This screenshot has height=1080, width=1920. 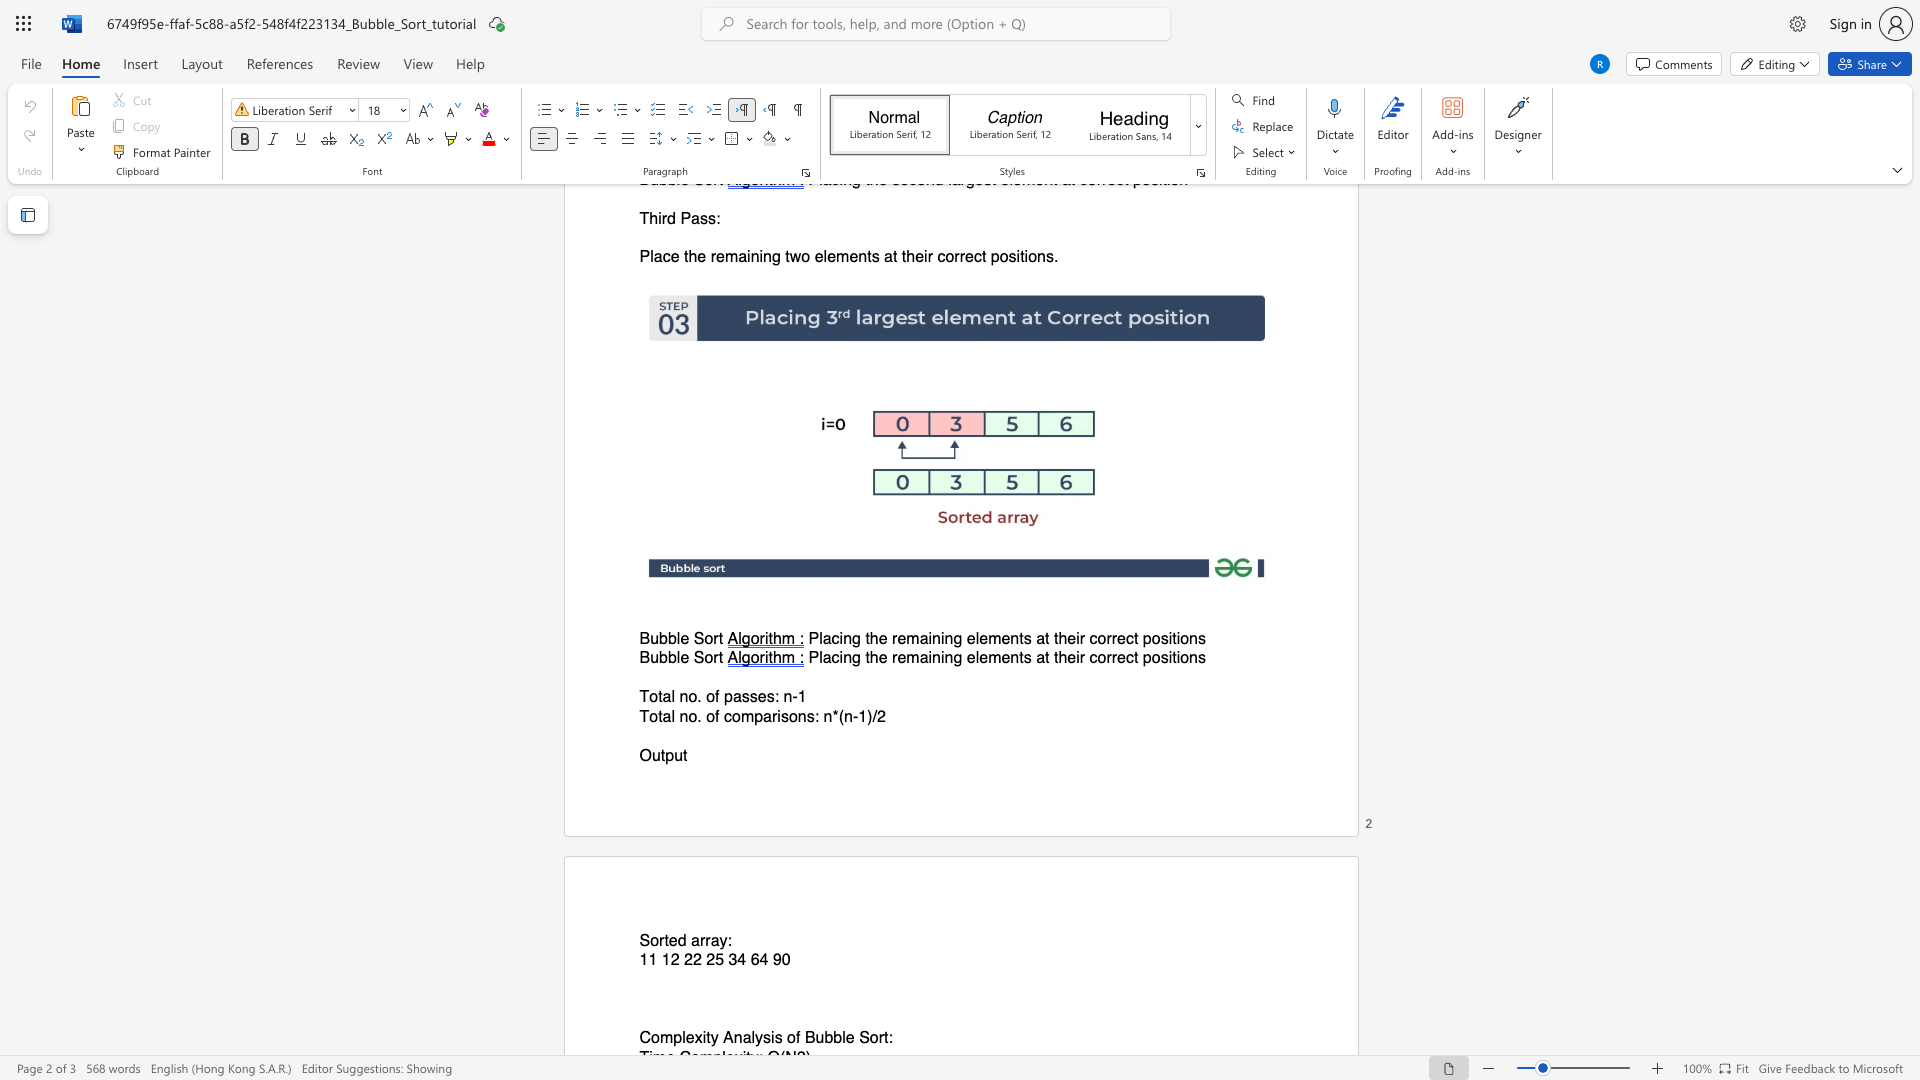 I want to click on the subset text "Bubble So" within the text "Bubble Sort", so click(x=638, y=639).